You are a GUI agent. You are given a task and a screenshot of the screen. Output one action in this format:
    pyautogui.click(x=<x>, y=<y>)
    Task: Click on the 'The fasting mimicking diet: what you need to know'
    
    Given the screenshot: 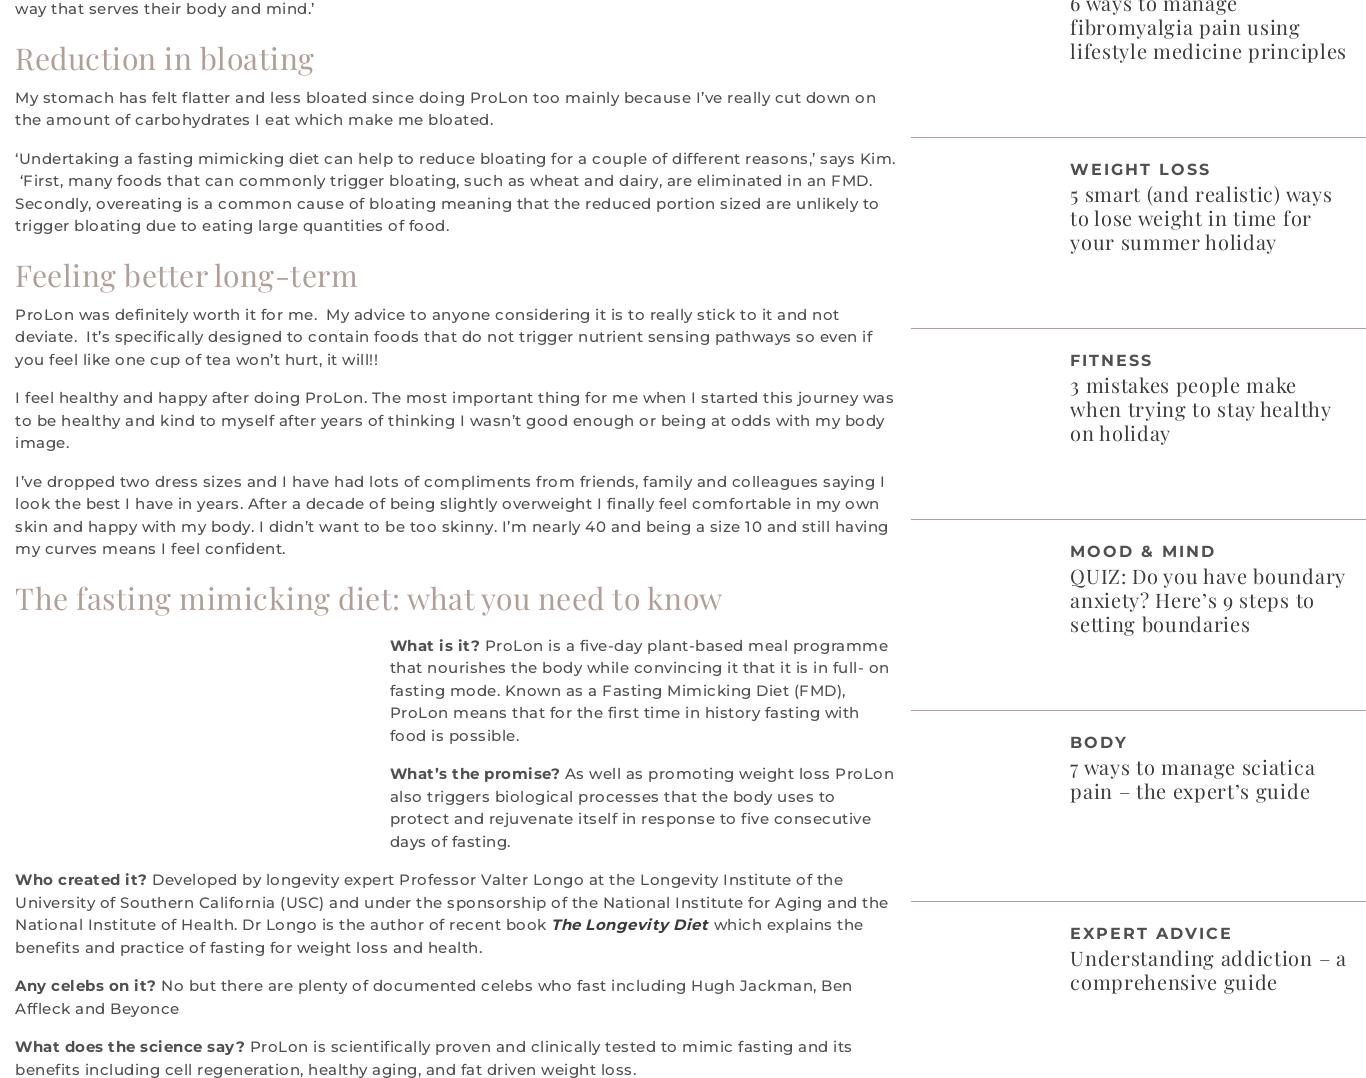 What is the action you would take?
    pyautogui.click(x=15, y=596)
    